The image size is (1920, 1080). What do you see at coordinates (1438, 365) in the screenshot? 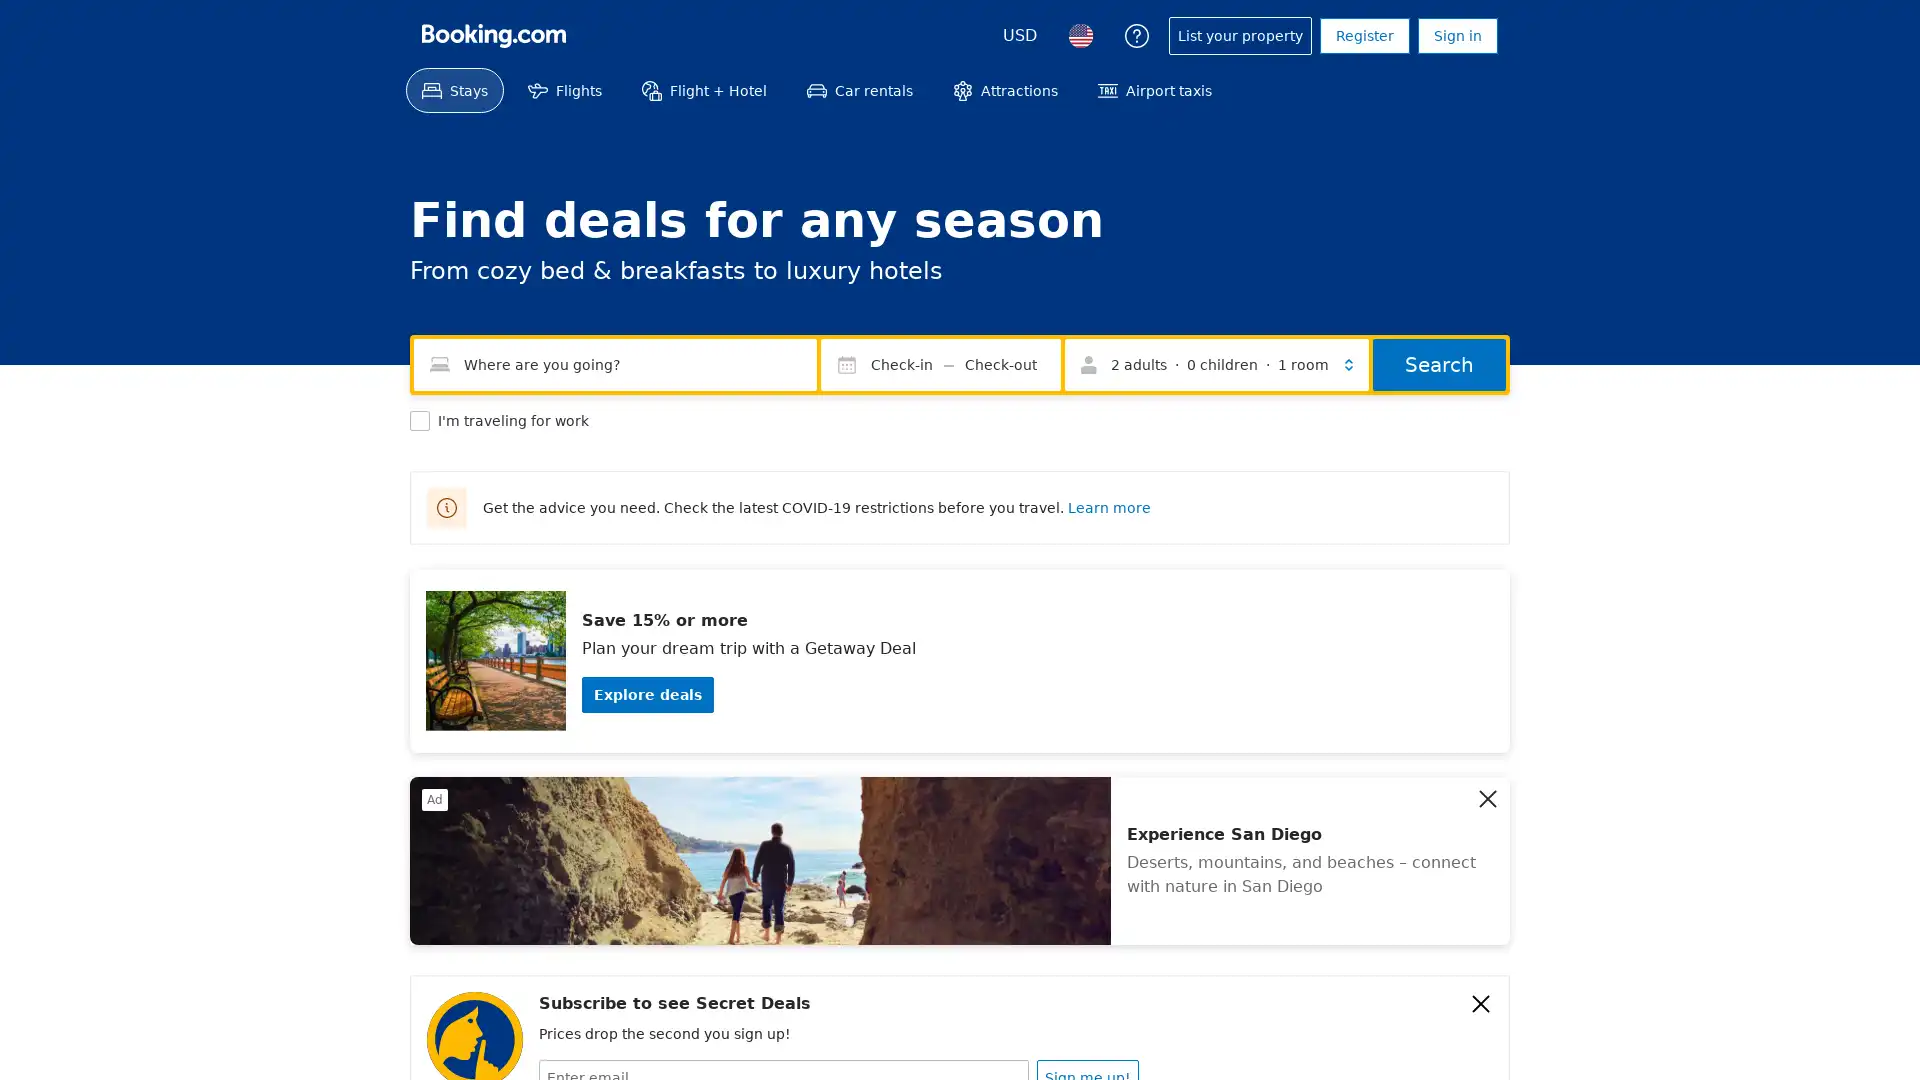
I see `Search` at bounding box center [1438, 365].